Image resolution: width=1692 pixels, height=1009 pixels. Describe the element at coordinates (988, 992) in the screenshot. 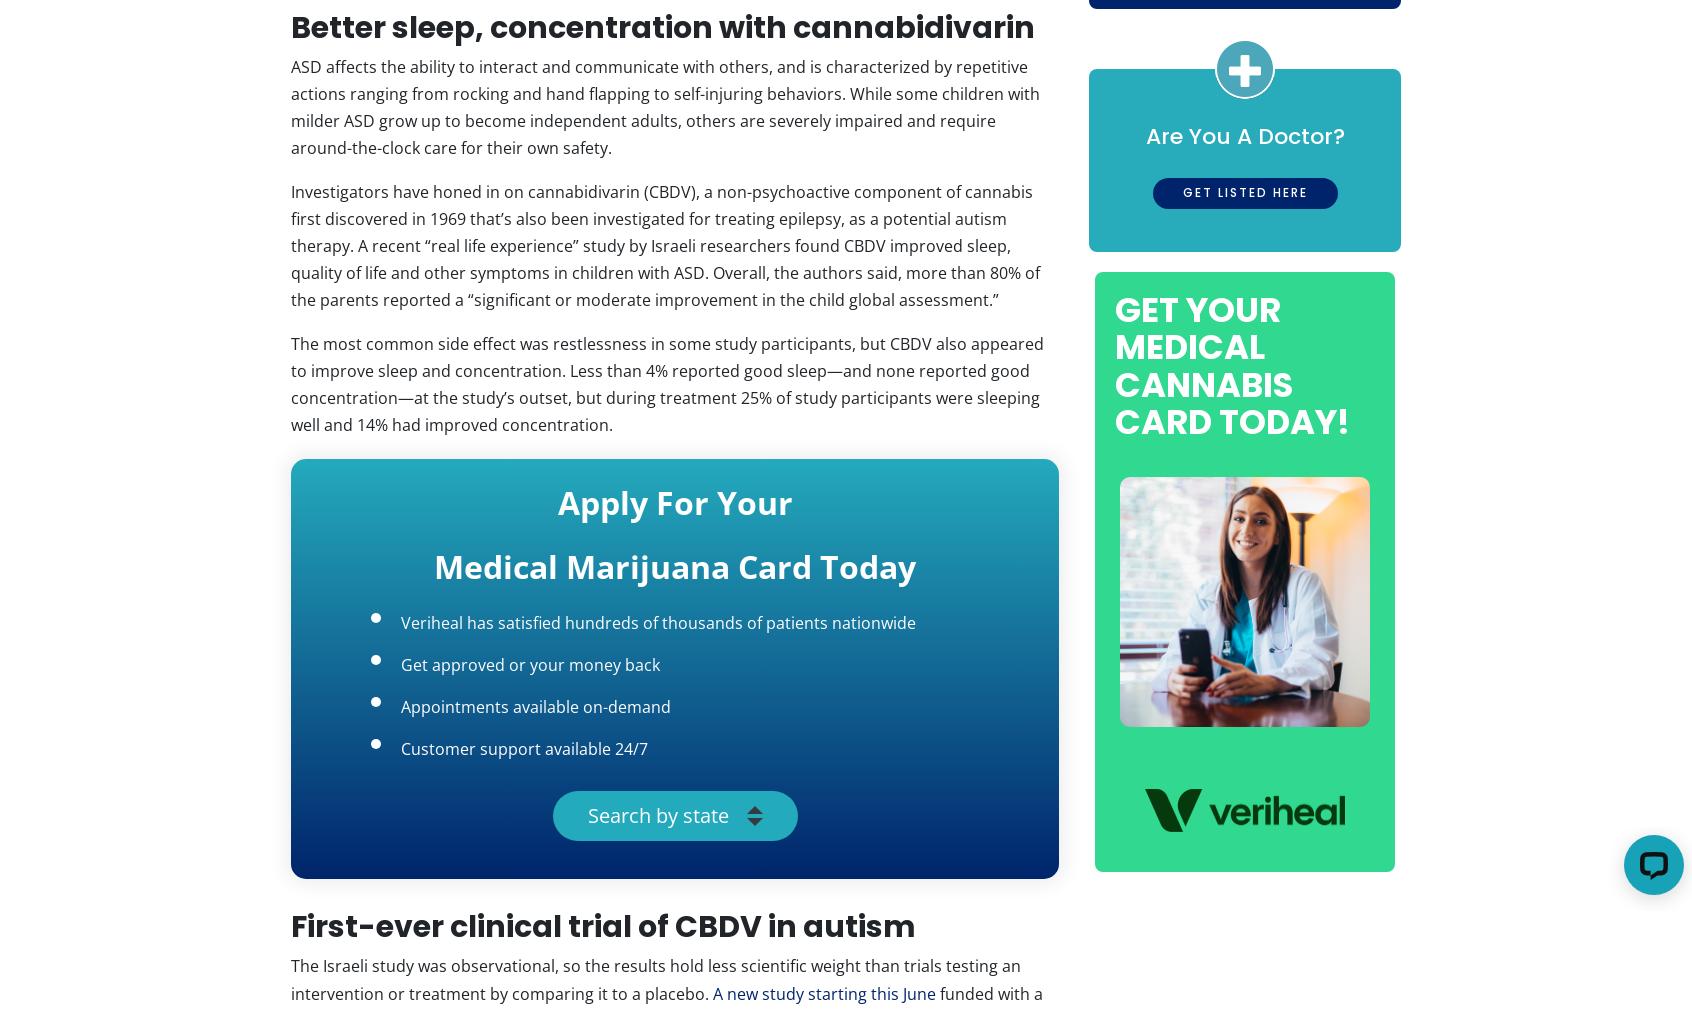

I see `'funded with a'` at that location.